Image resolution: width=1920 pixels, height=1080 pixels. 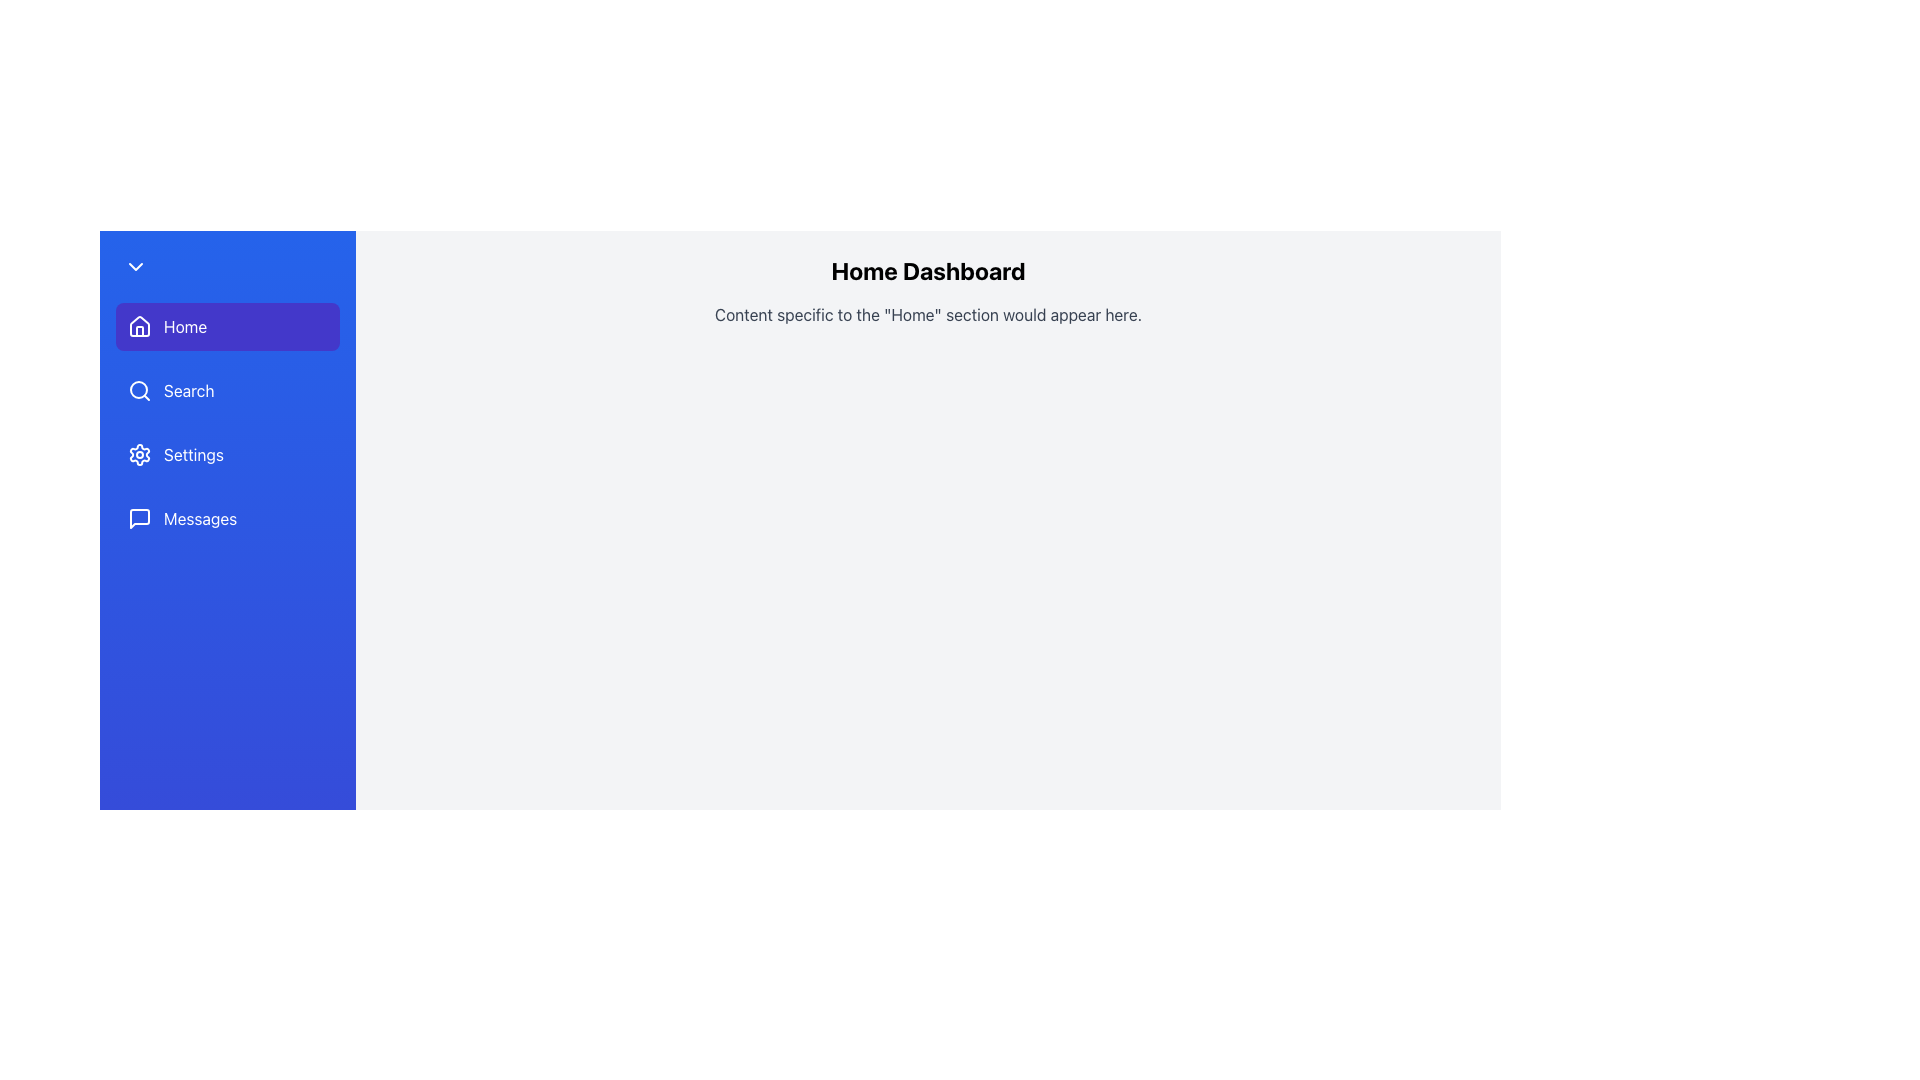 What do you see at coordinates (138, 326) in the screenshot?
I see `the 'Home' button in the vertical navigation bar` at bounding box center [138, 326].